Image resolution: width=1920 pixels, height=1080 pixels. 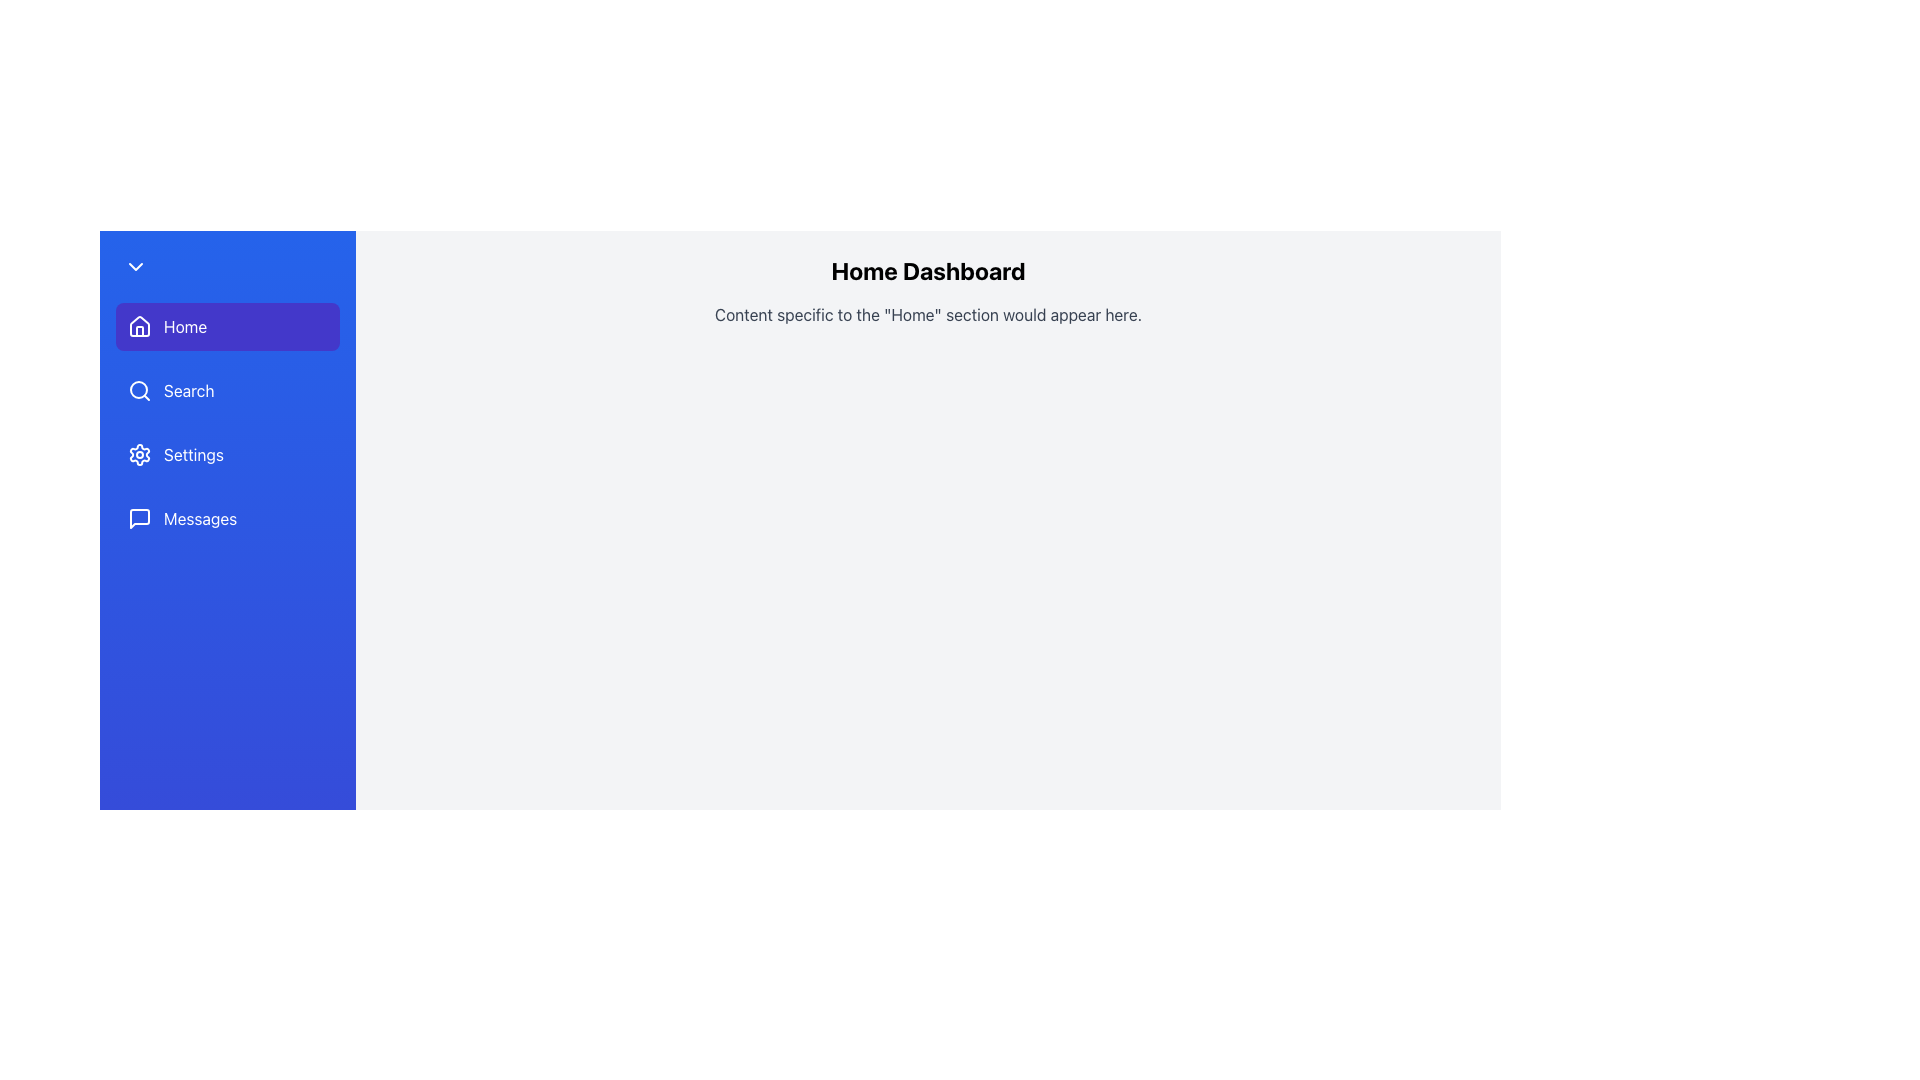 What do you see at coordinates (138, 326) in the screenshot?
I see `the 'Home' button in the vertical navigation bar` at bounding box center [138, 326].